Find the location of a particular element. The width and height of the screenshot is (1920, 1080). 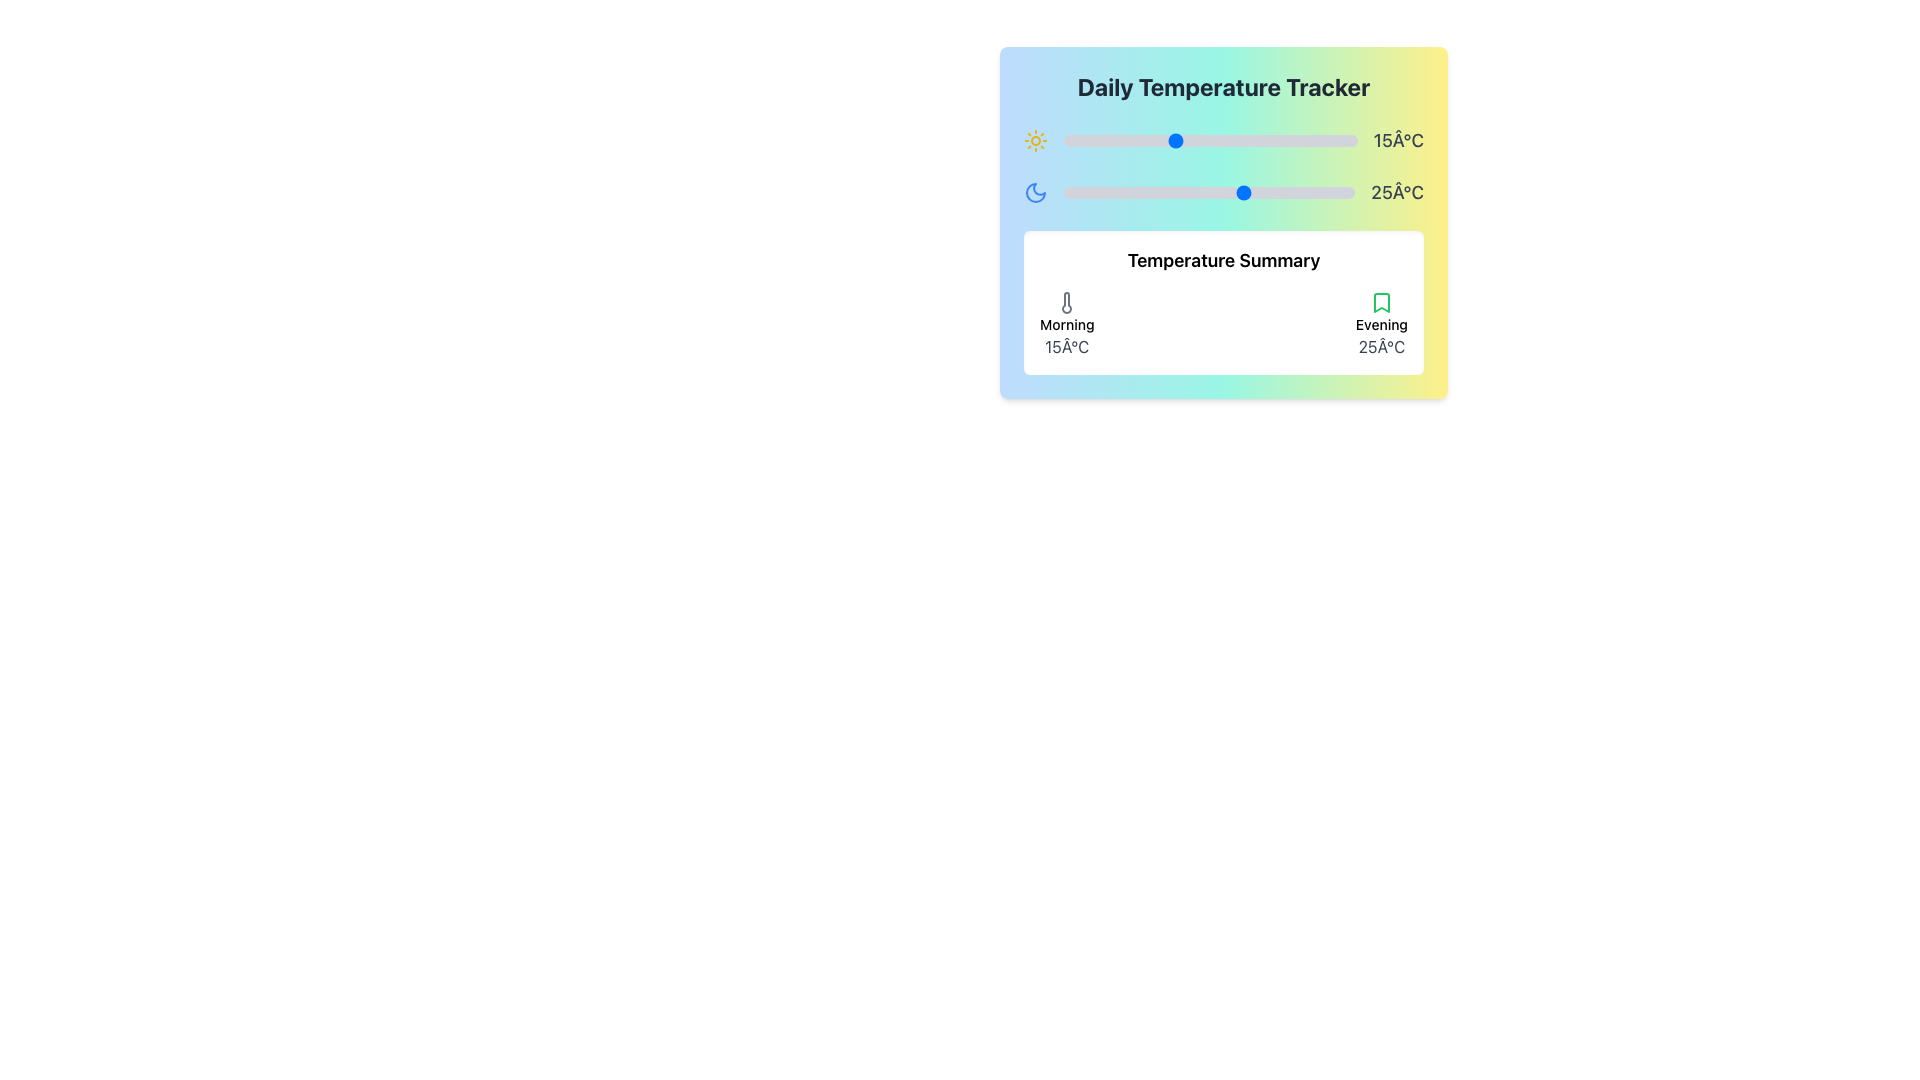

the text label displaying the temperature value '15Â°C' located in the 'Daily Temperature Tracker' section, adjacent to the temperature slider is located at coordinates (1223, 140).